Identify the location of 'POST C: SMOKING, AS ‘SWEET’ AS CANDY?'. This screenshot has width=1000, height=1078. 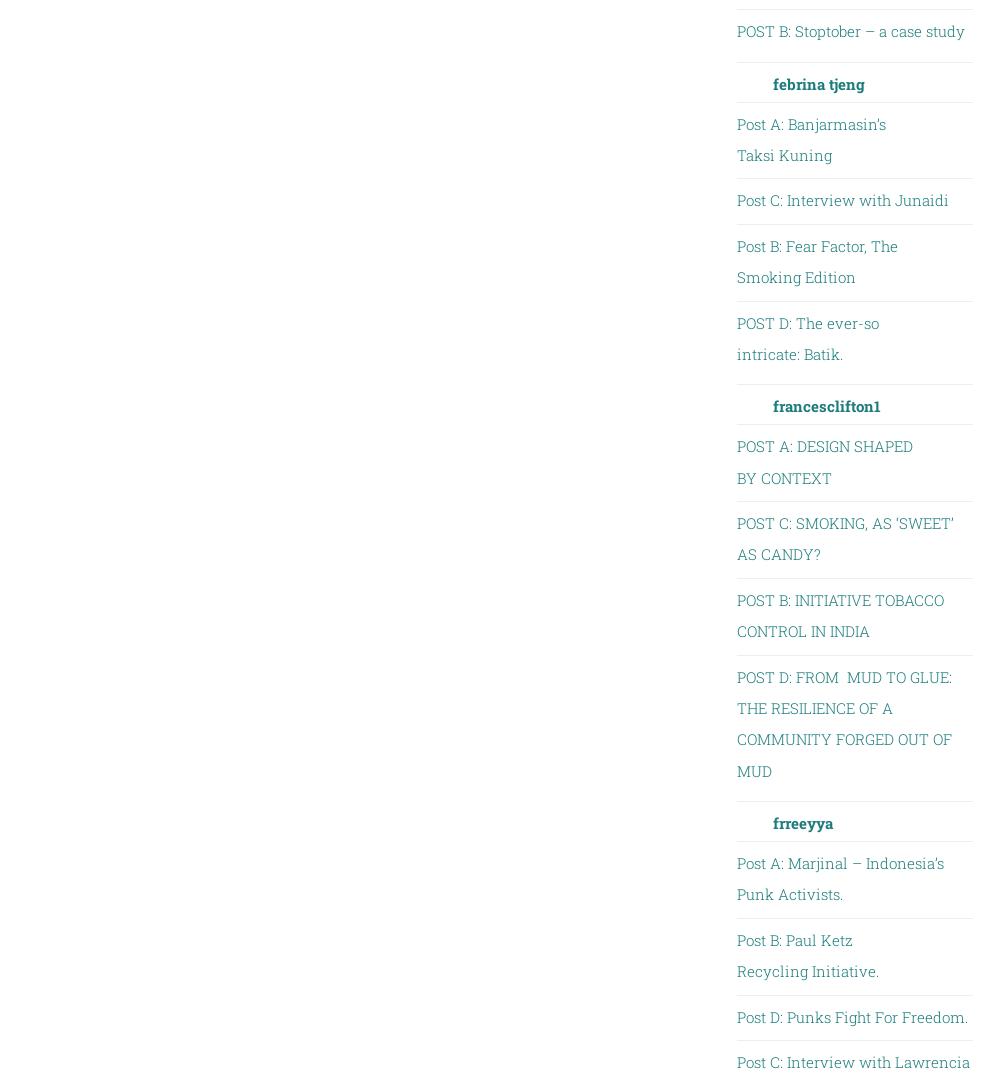
(843, 538).